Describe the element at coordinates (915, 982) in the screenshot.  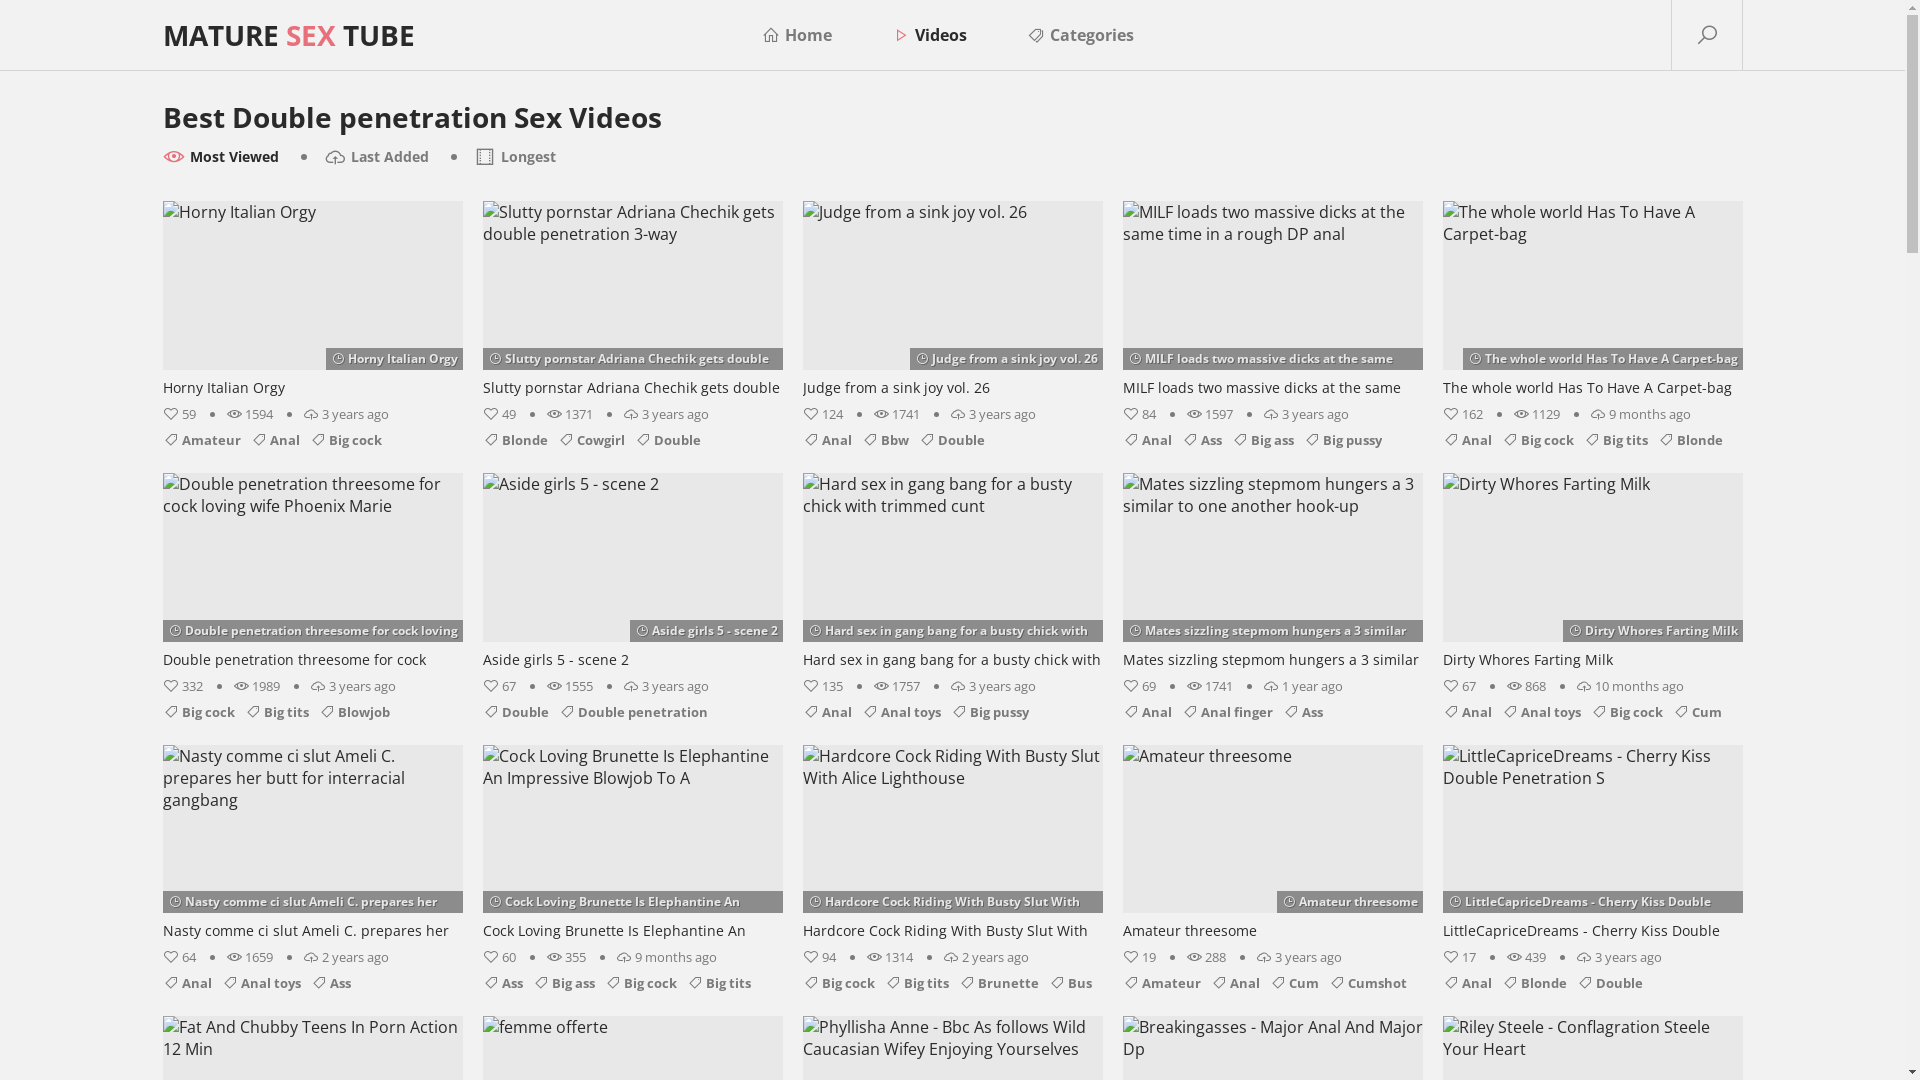
I see `'Big tits'` at that location.